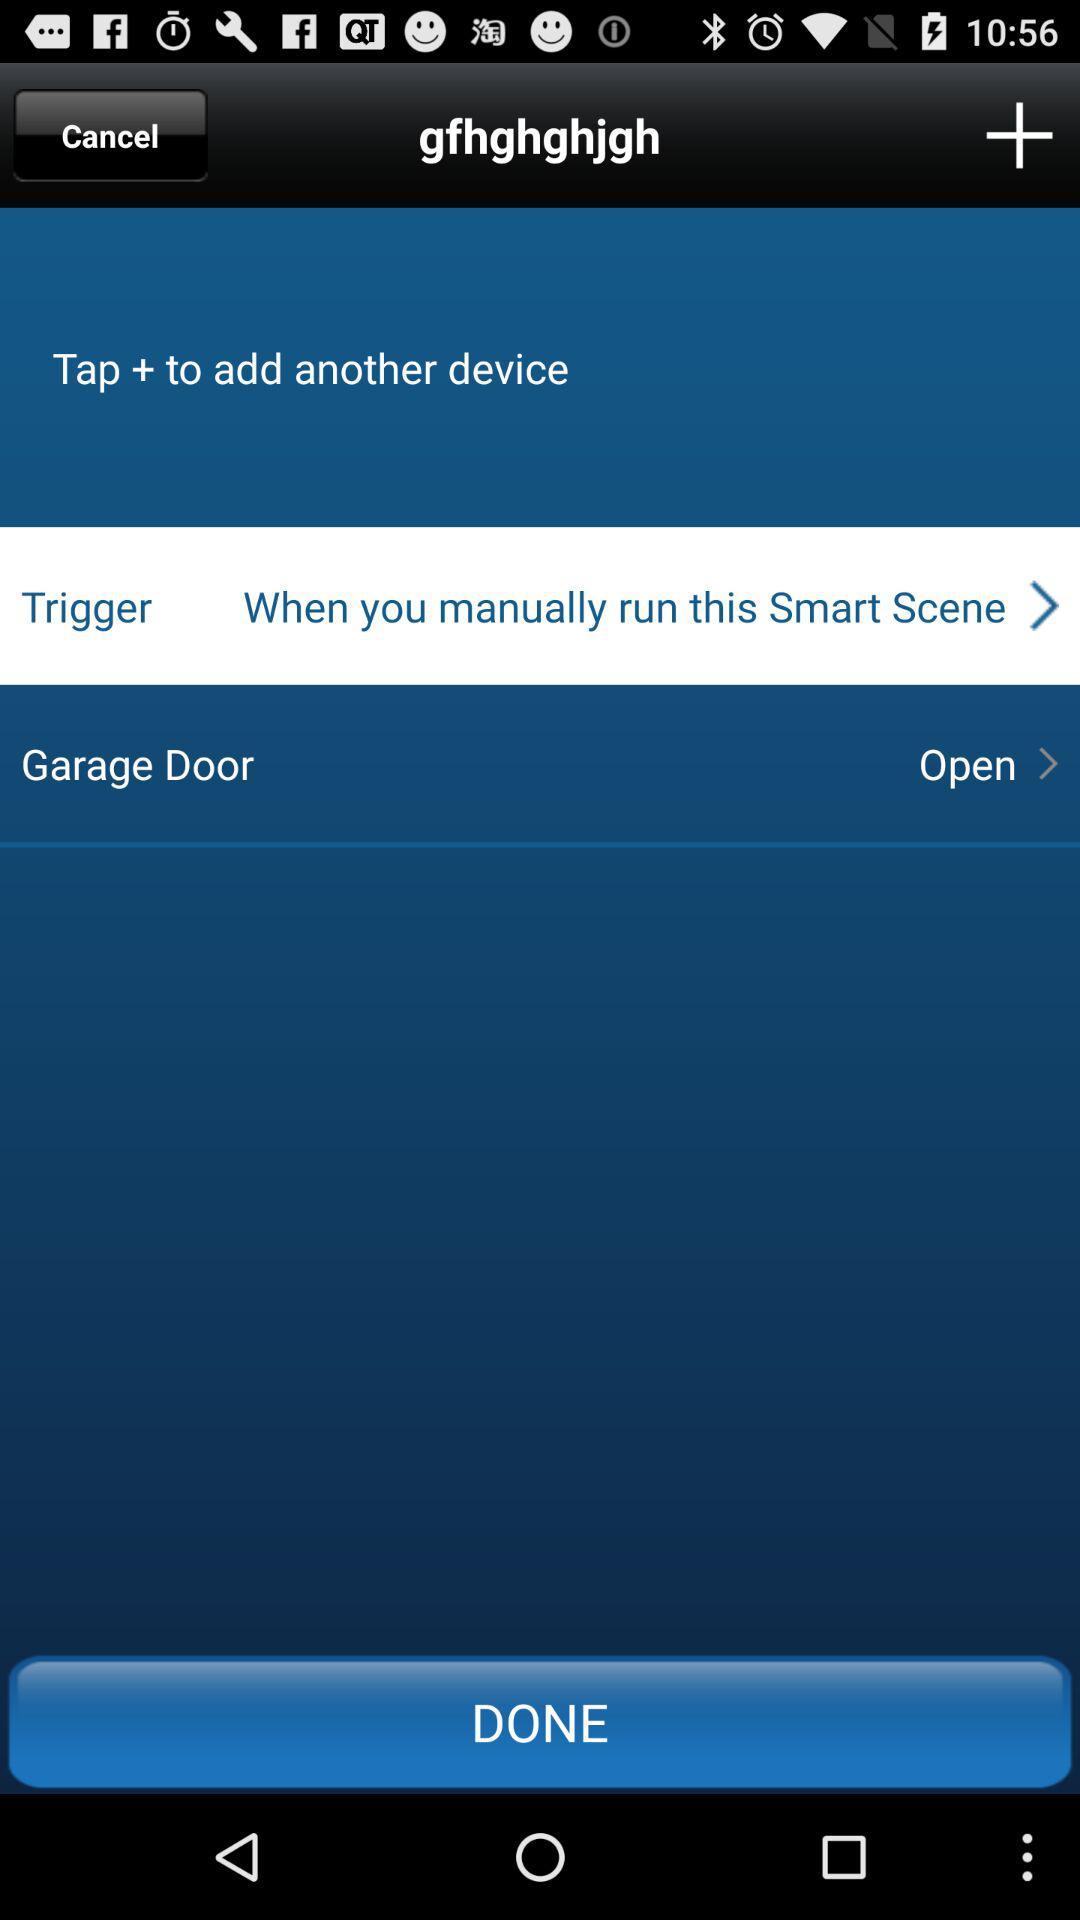 The width and height of the screenshot is (1080, 1920). I want to click on add new, so click(1019, 134).